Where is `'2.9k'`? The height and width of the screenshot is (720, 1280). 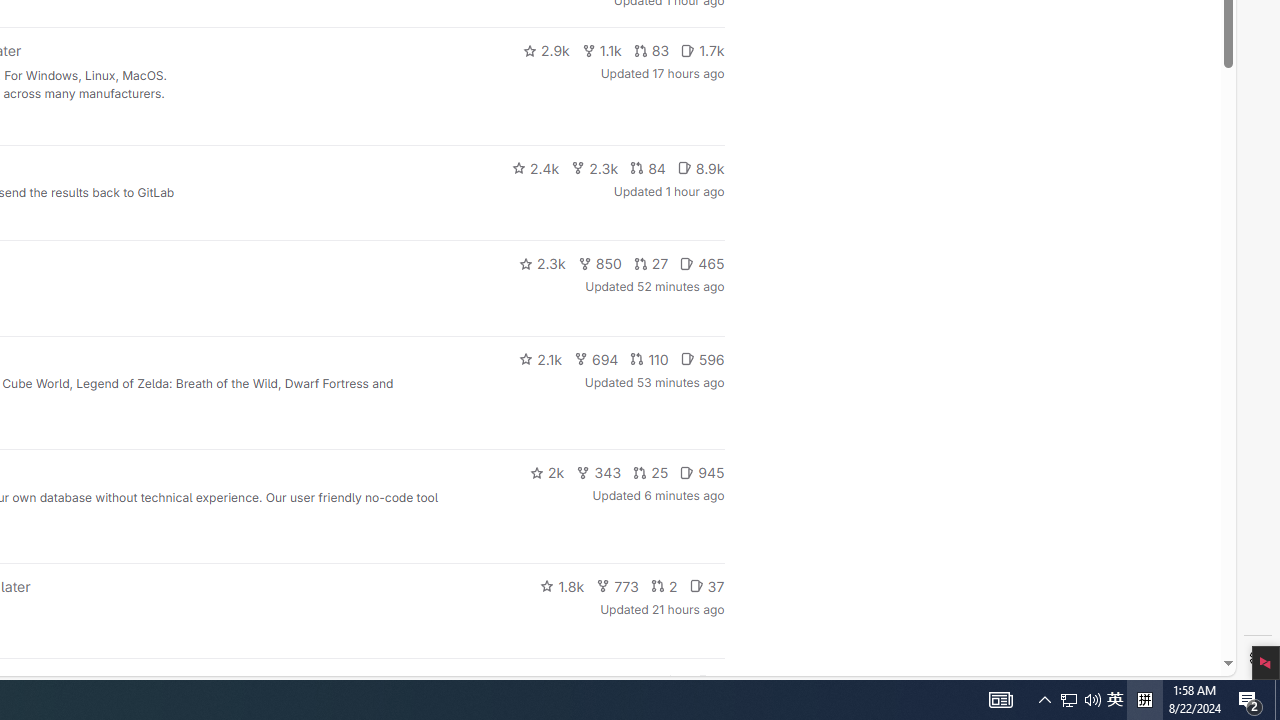 '2.9k' is located at coordinates (545, 50).